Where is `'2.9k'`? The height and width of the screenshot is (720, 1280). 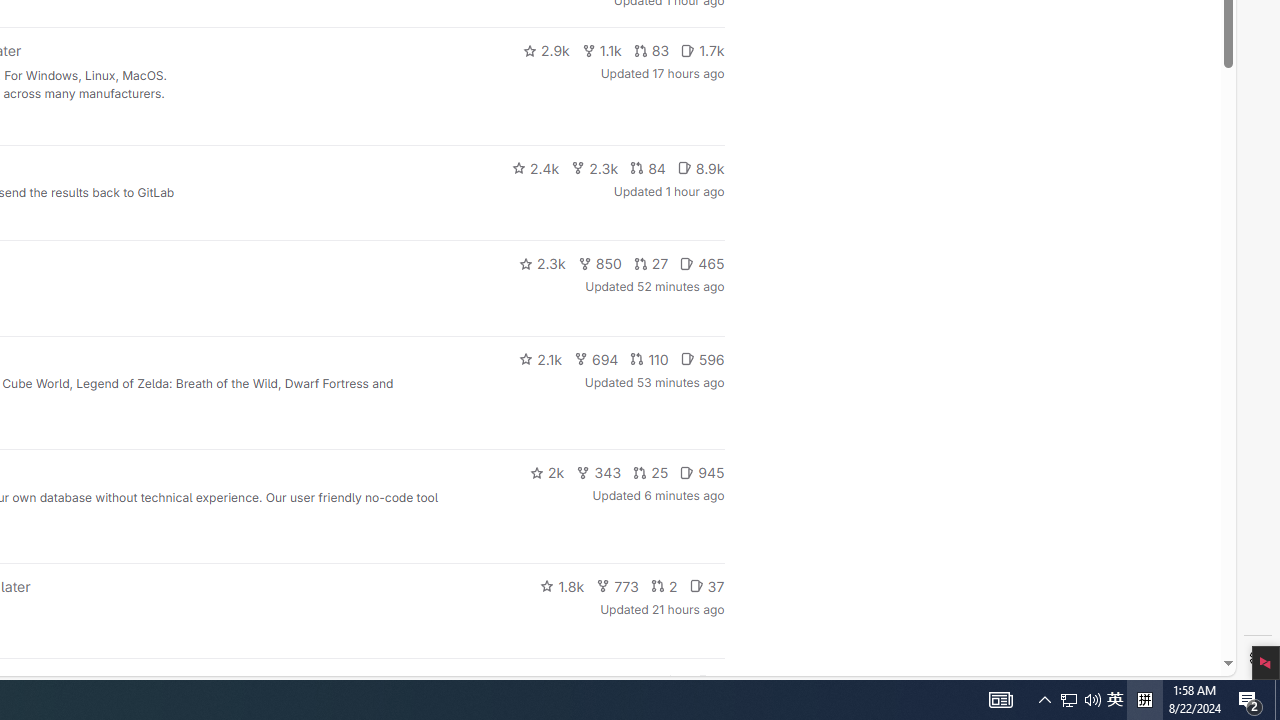 '2.9k' is located at coordinates (545, 50).